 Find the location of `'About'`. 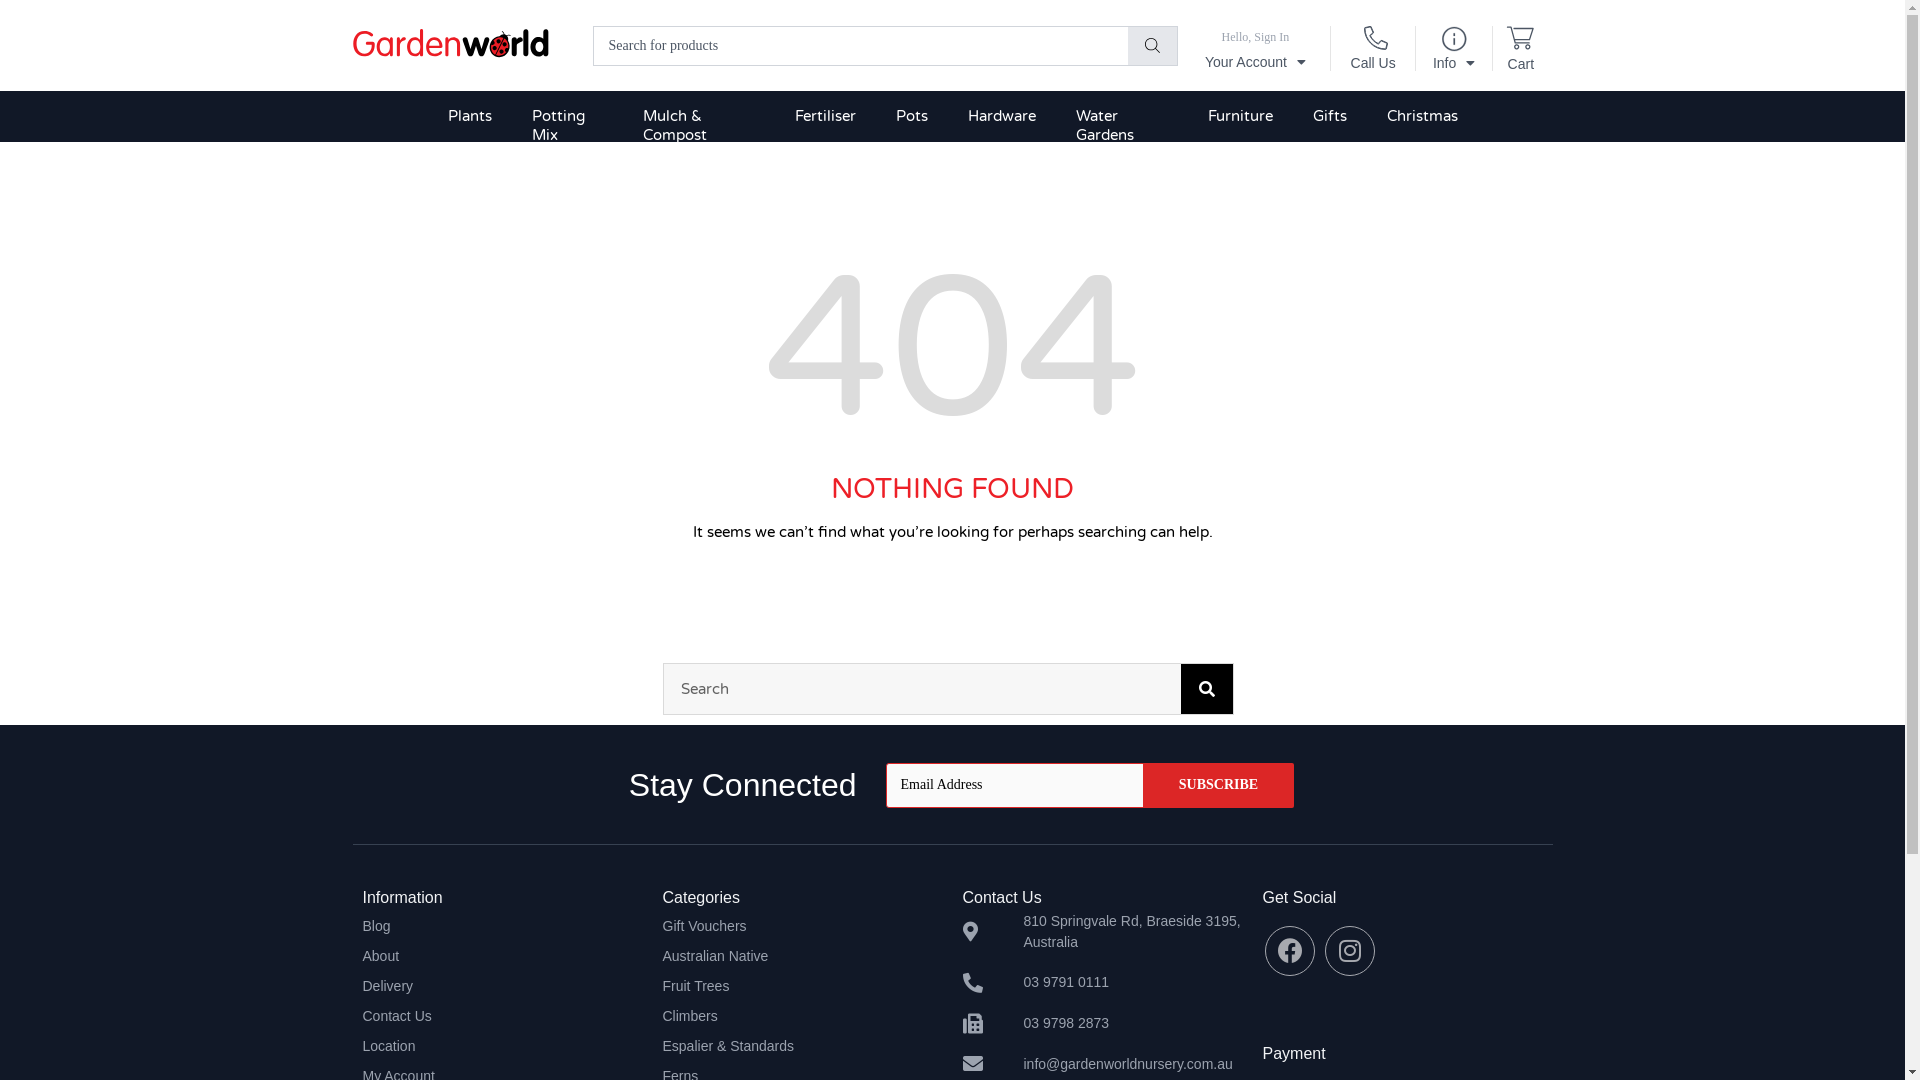

'About' is located at coordinates (361, 955).